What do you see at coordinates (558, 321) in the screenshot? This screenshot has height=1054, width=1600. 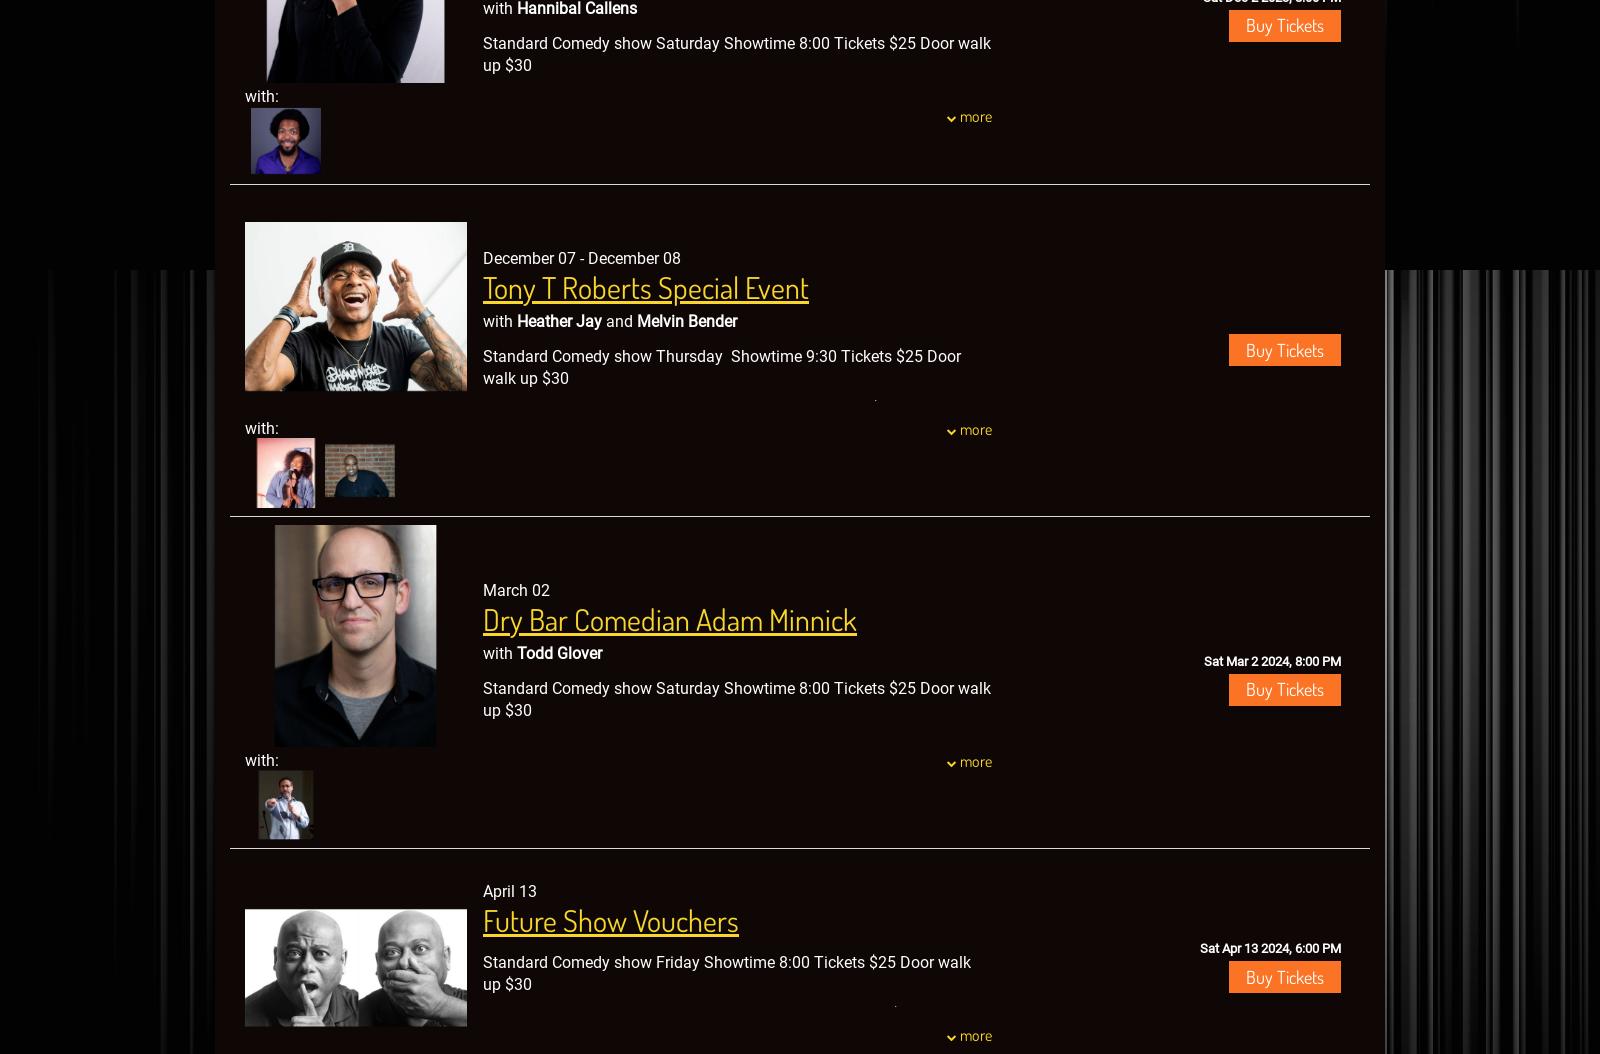 I see `'Heather Jay'` at bounding box center [558, 321].